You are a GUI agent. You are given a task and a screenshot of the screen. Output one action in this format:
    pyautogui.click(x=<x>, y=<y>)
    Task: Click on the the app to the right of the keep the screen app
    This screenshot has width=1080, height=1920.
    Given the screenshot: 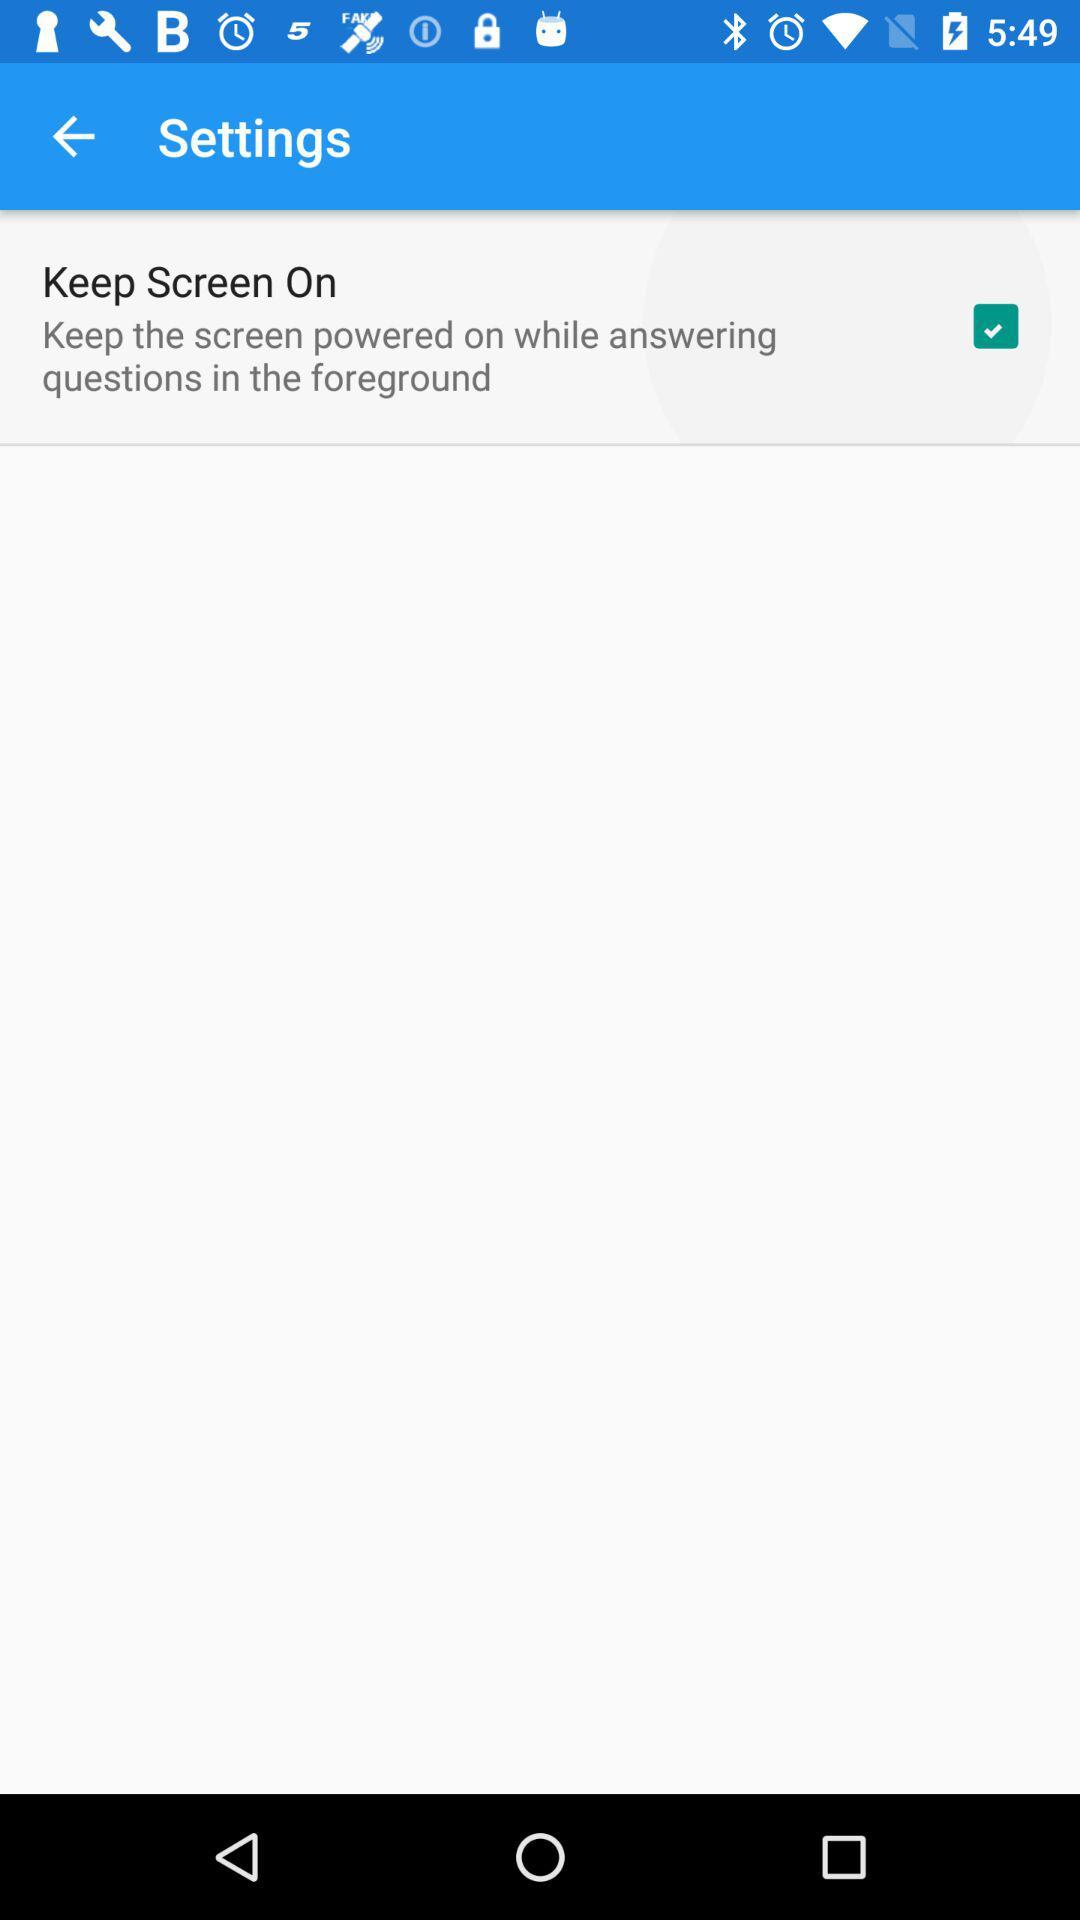 What is the action you would take?
    pyautogui.click(x=995, y=326)
    